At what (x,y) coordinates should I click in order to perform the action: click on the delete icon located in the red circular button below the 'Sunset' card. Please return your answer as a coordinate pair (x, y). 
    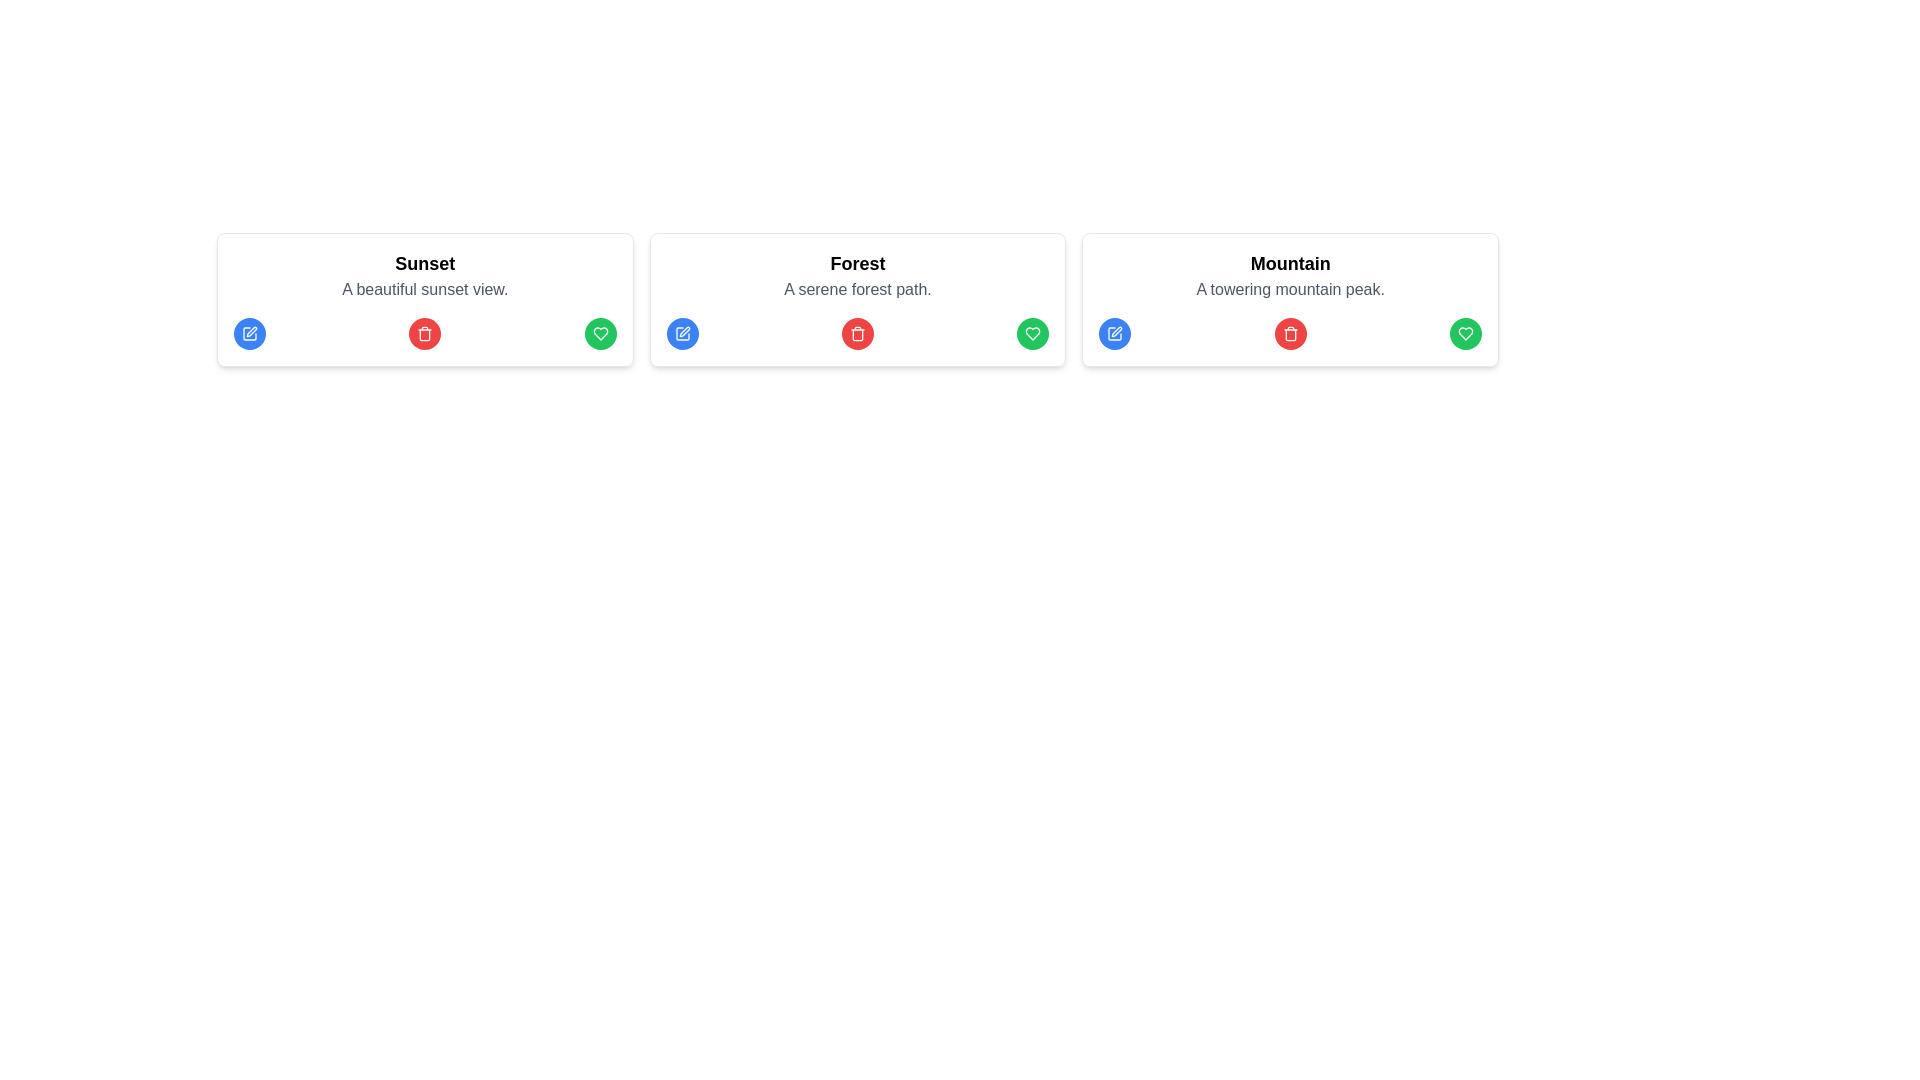
    Looking at the image, I should click on (424, 333).